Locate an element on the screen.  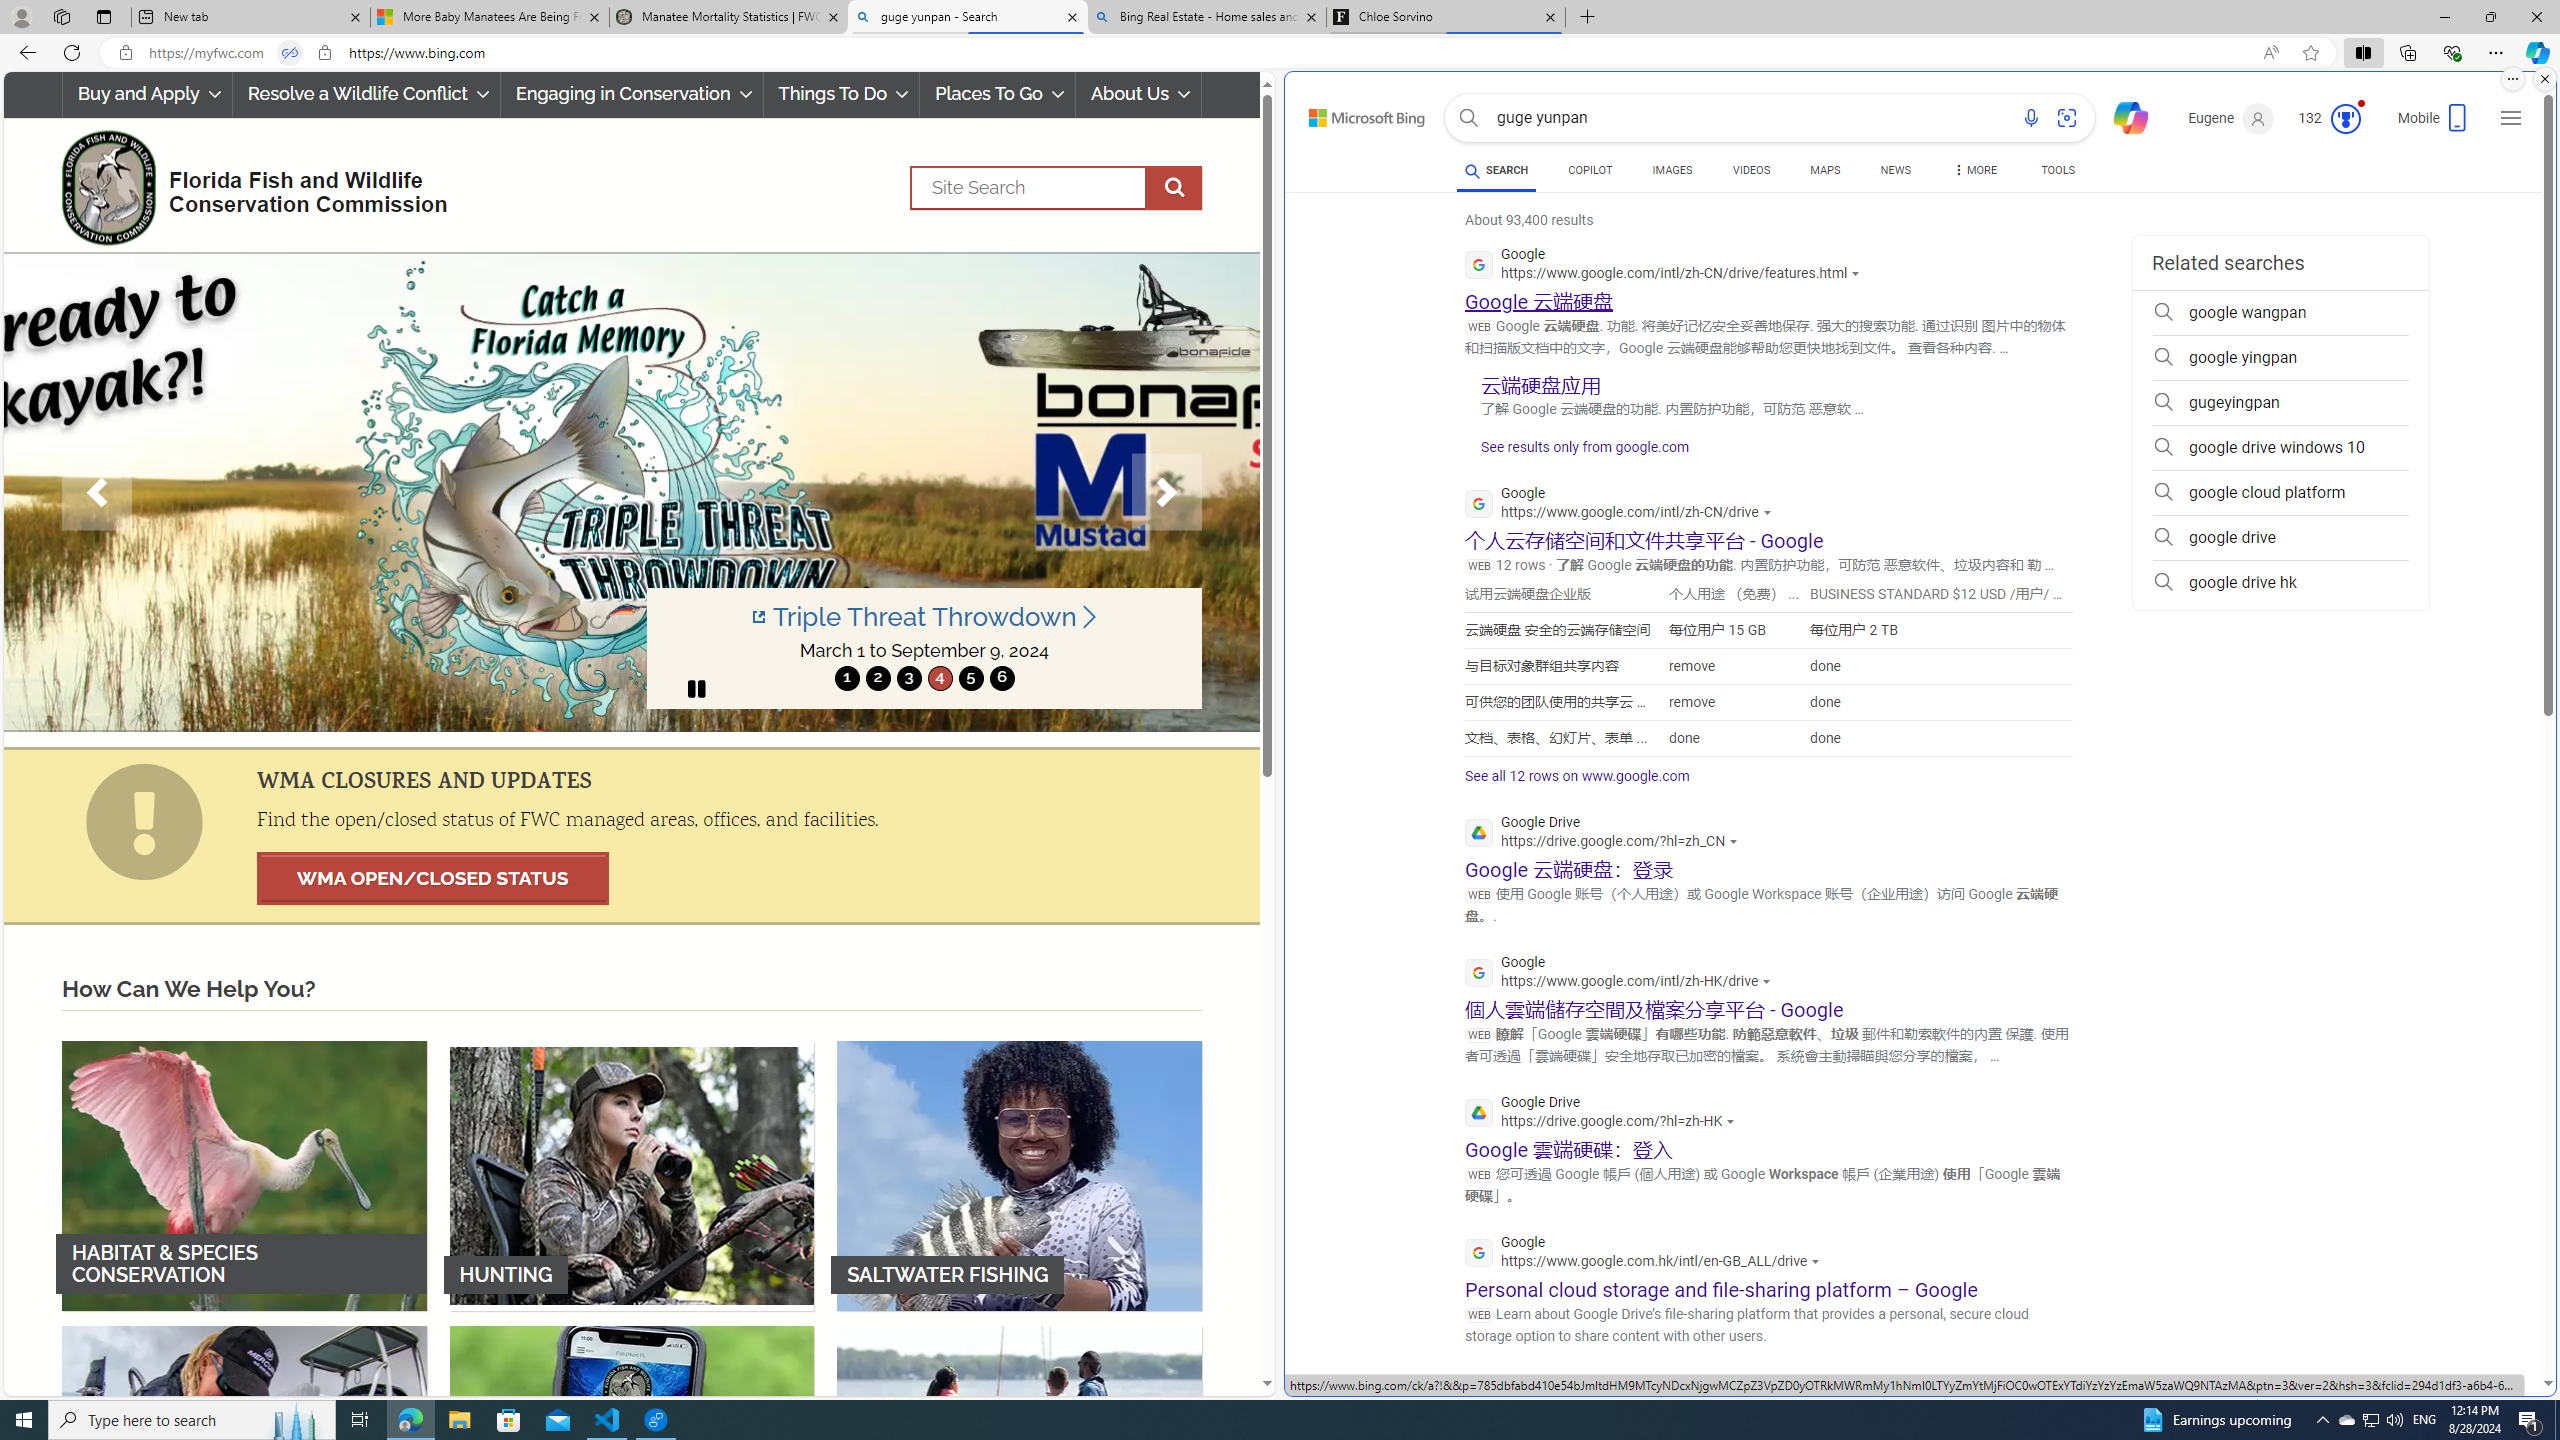
'IMAGES' is located at coordinates (1671, 169).